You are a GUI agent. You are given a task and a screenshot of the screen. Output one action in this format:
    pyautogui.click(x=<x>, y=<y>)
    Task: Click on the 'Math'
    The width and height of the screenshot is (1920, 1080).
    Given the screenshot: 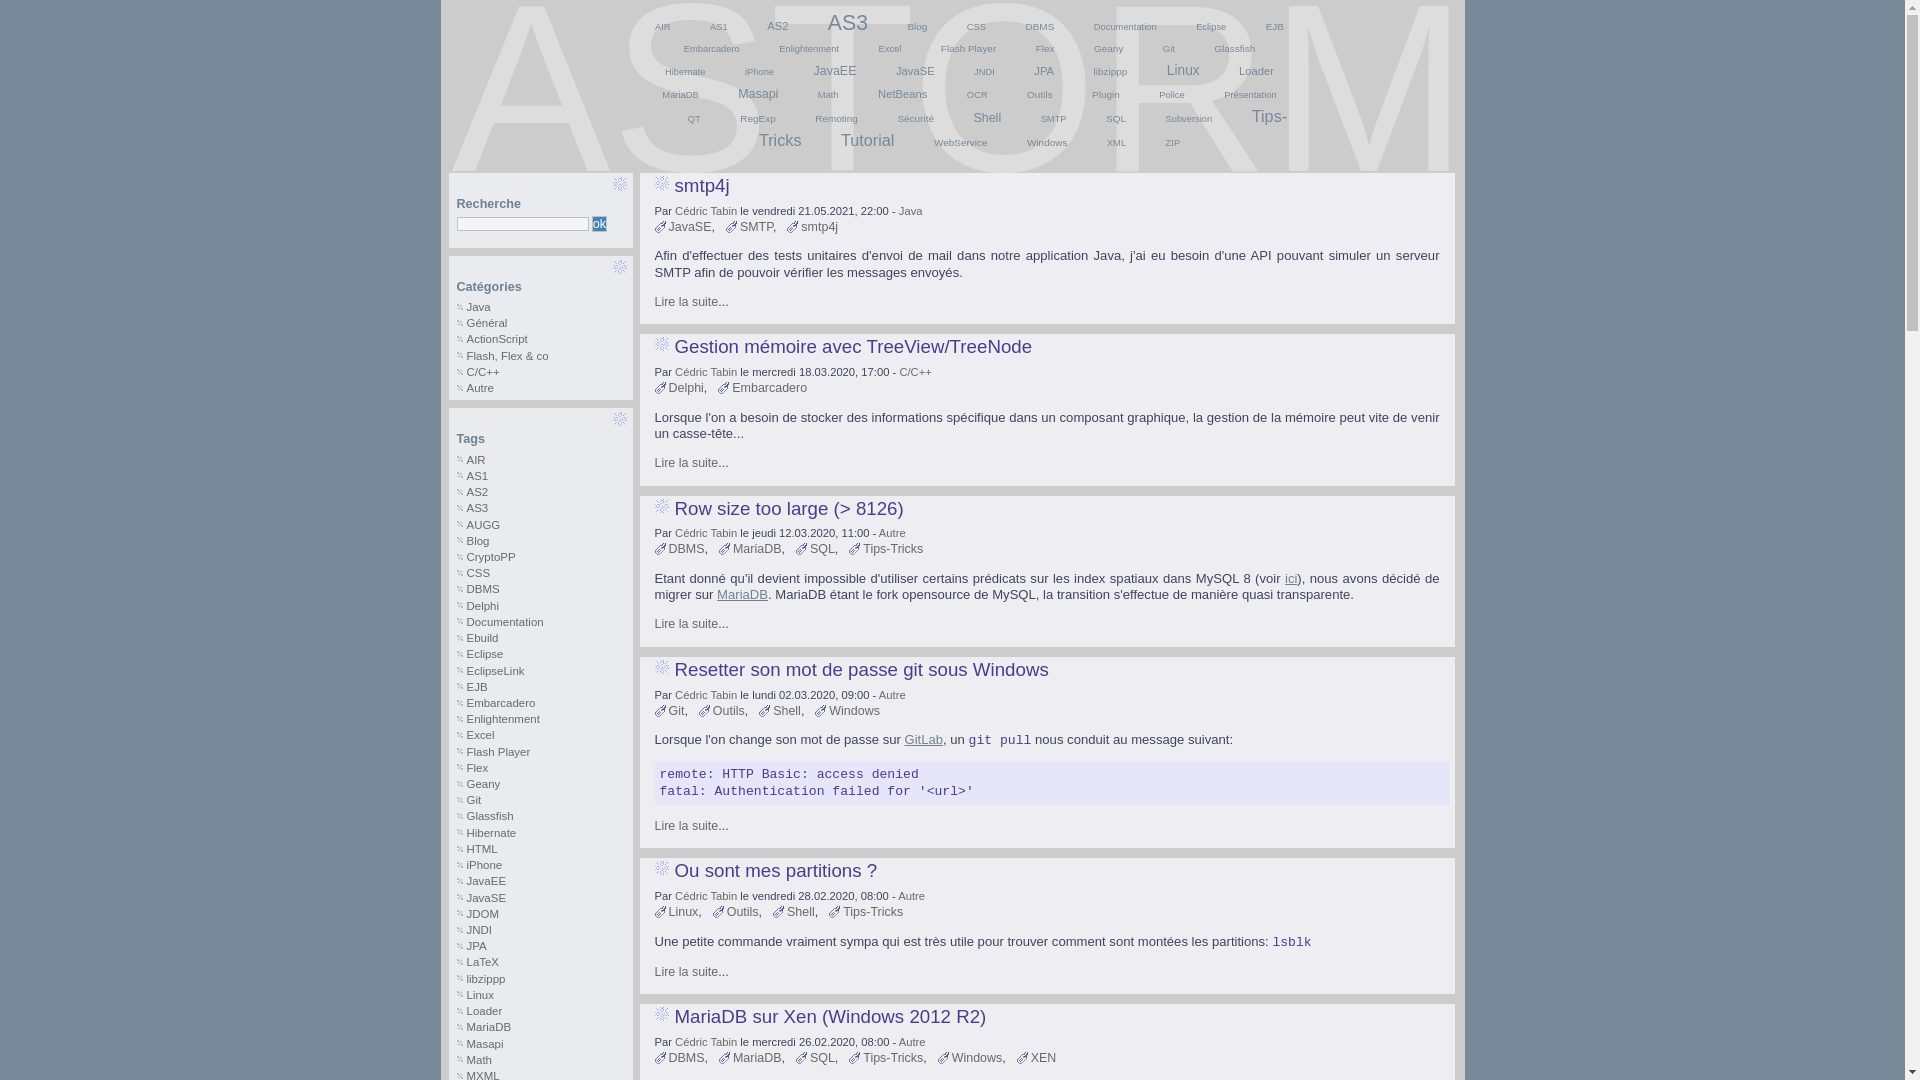 What is the action you would take?
    pyautogui.click(x=478, y=1059)
    